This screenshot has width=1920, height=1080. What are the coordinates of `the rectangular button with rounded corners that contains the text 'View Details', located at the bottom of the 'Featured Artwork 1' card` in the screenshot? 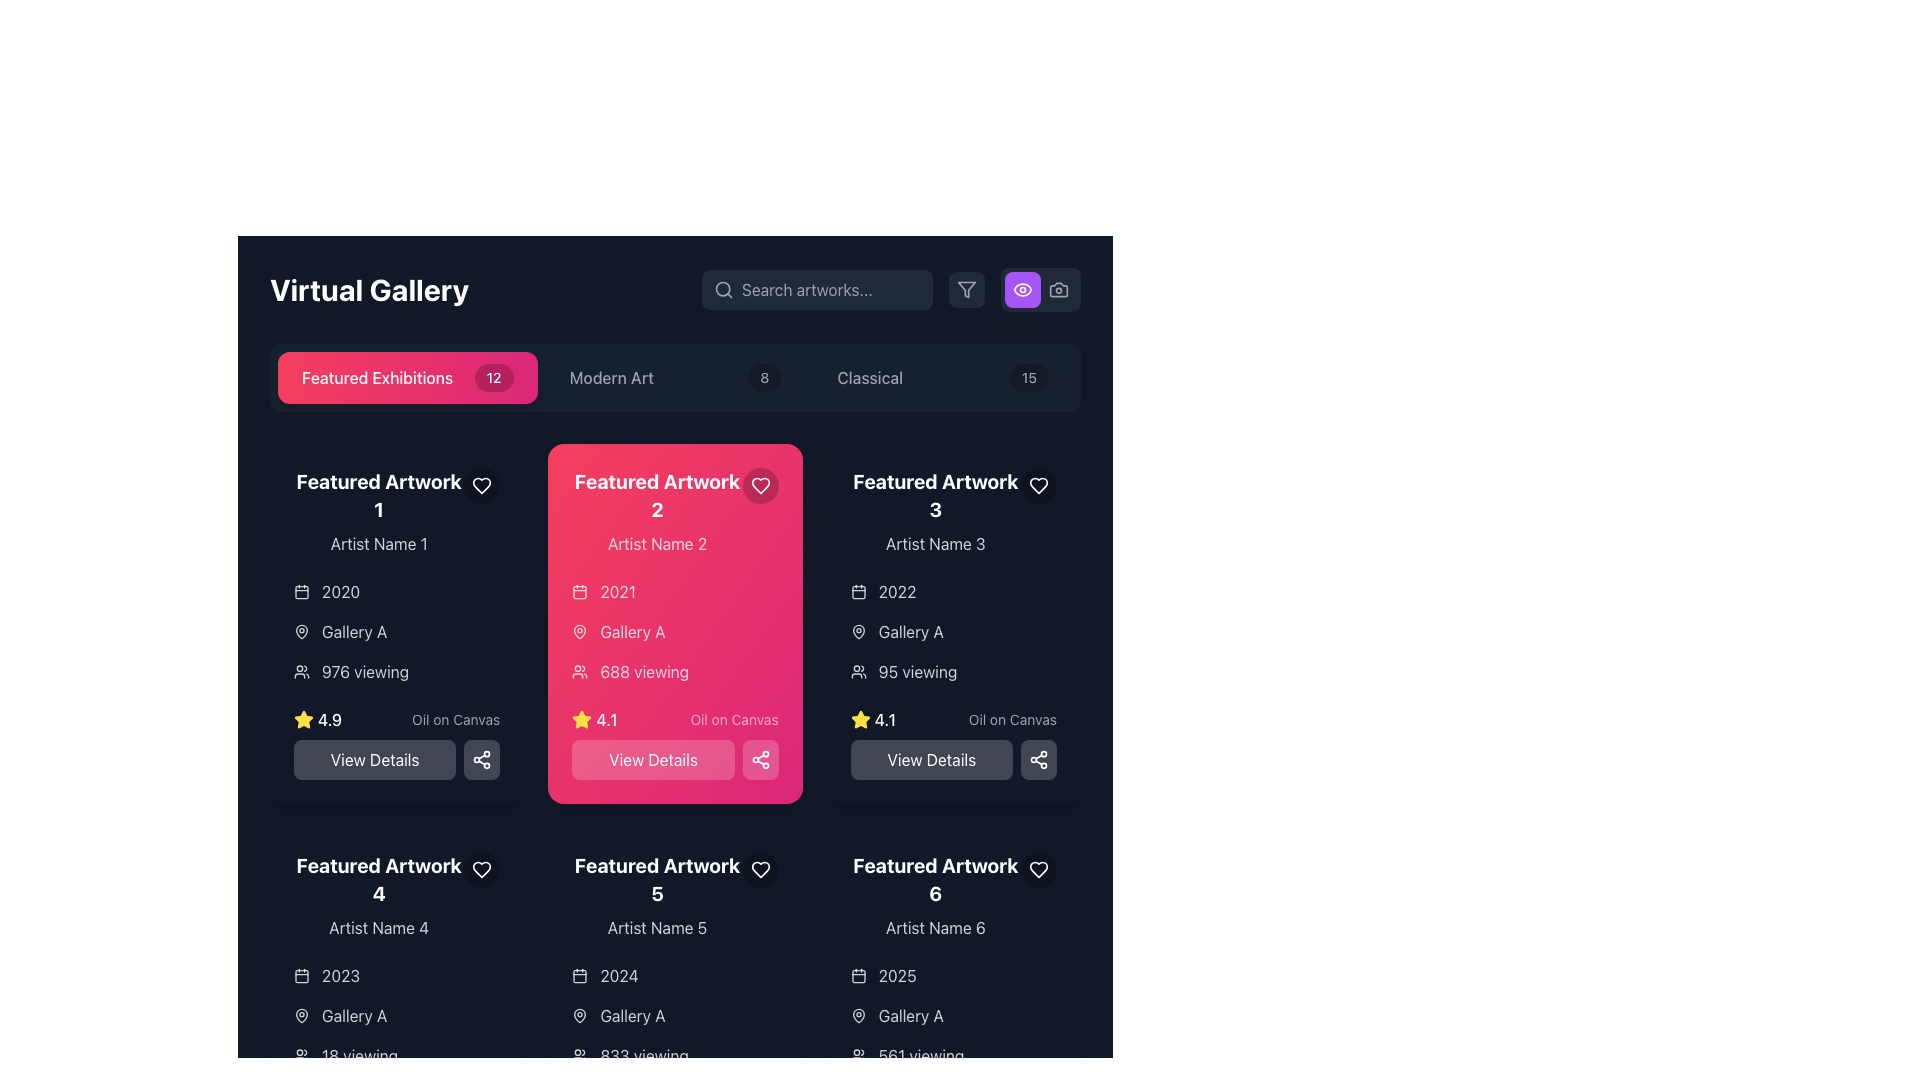 It's located at (397, 744).